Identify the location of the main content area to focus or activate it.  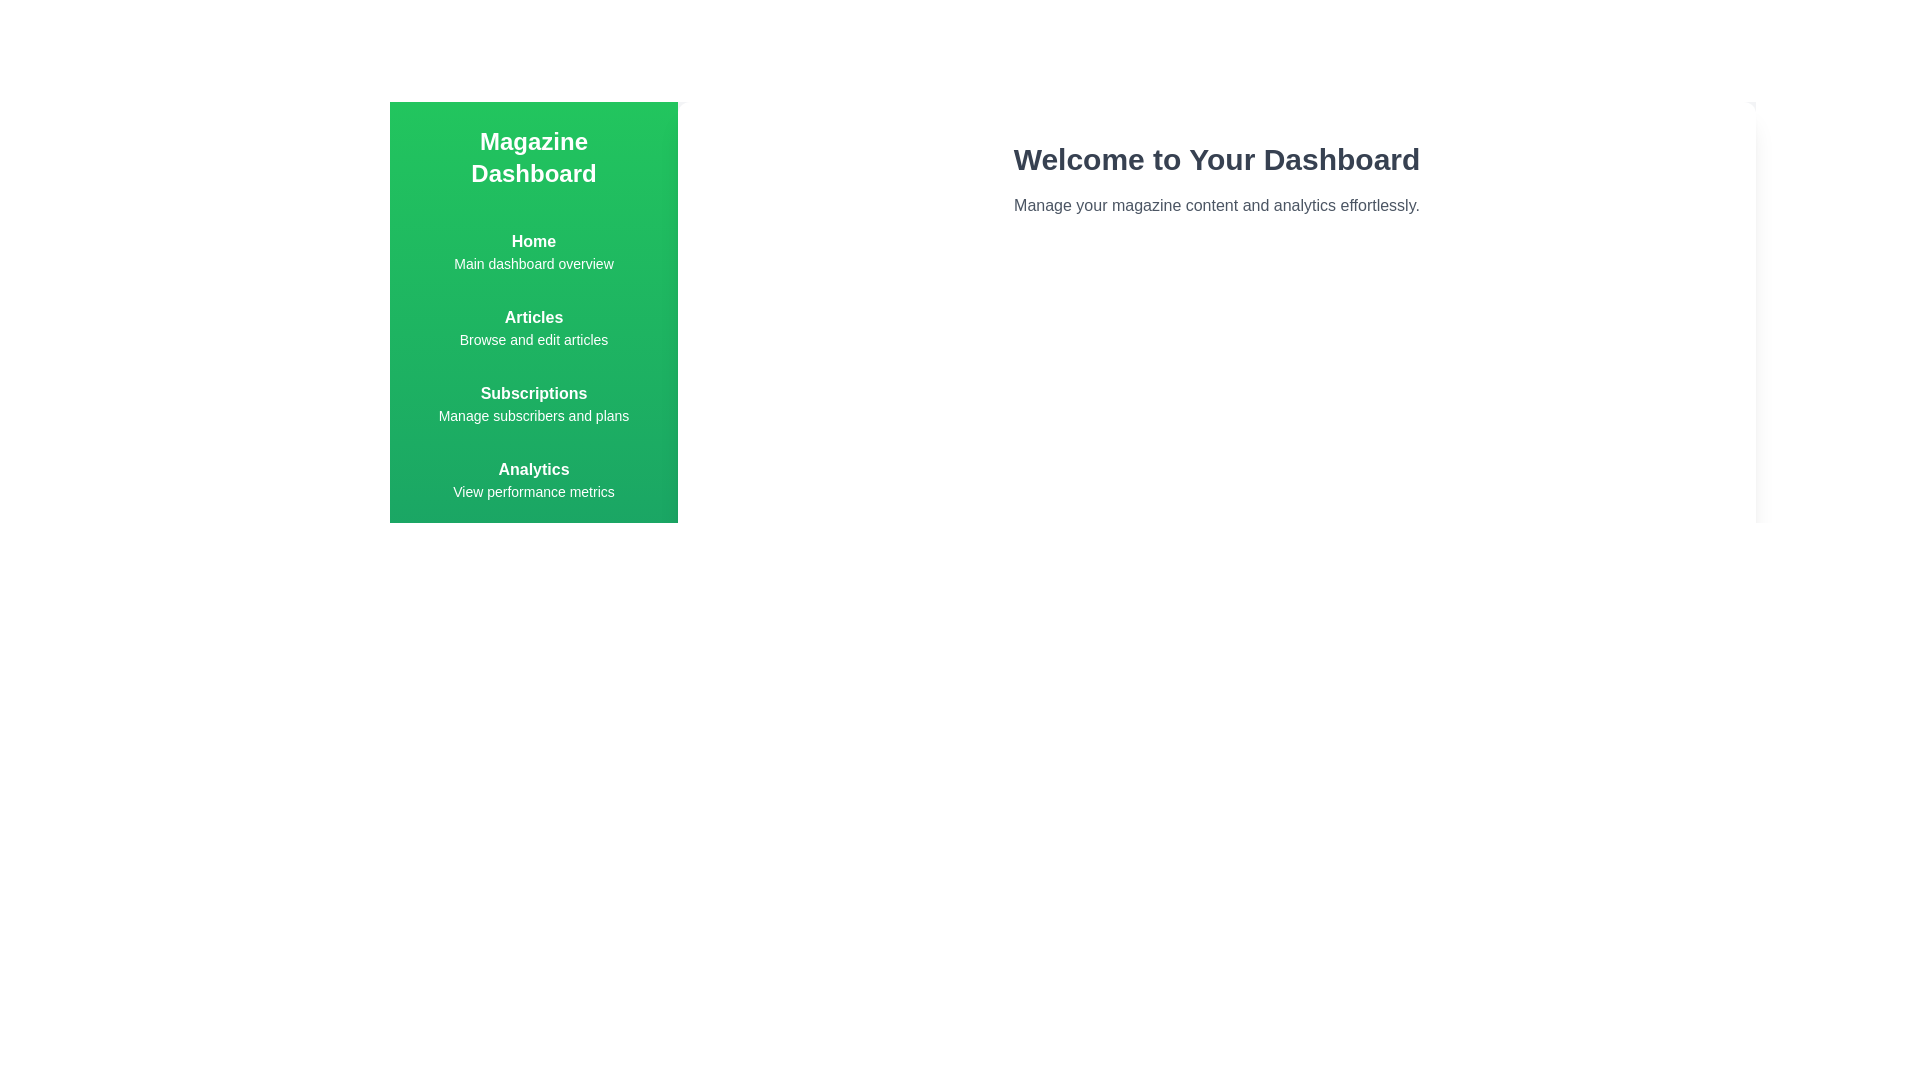
(1216, 641).